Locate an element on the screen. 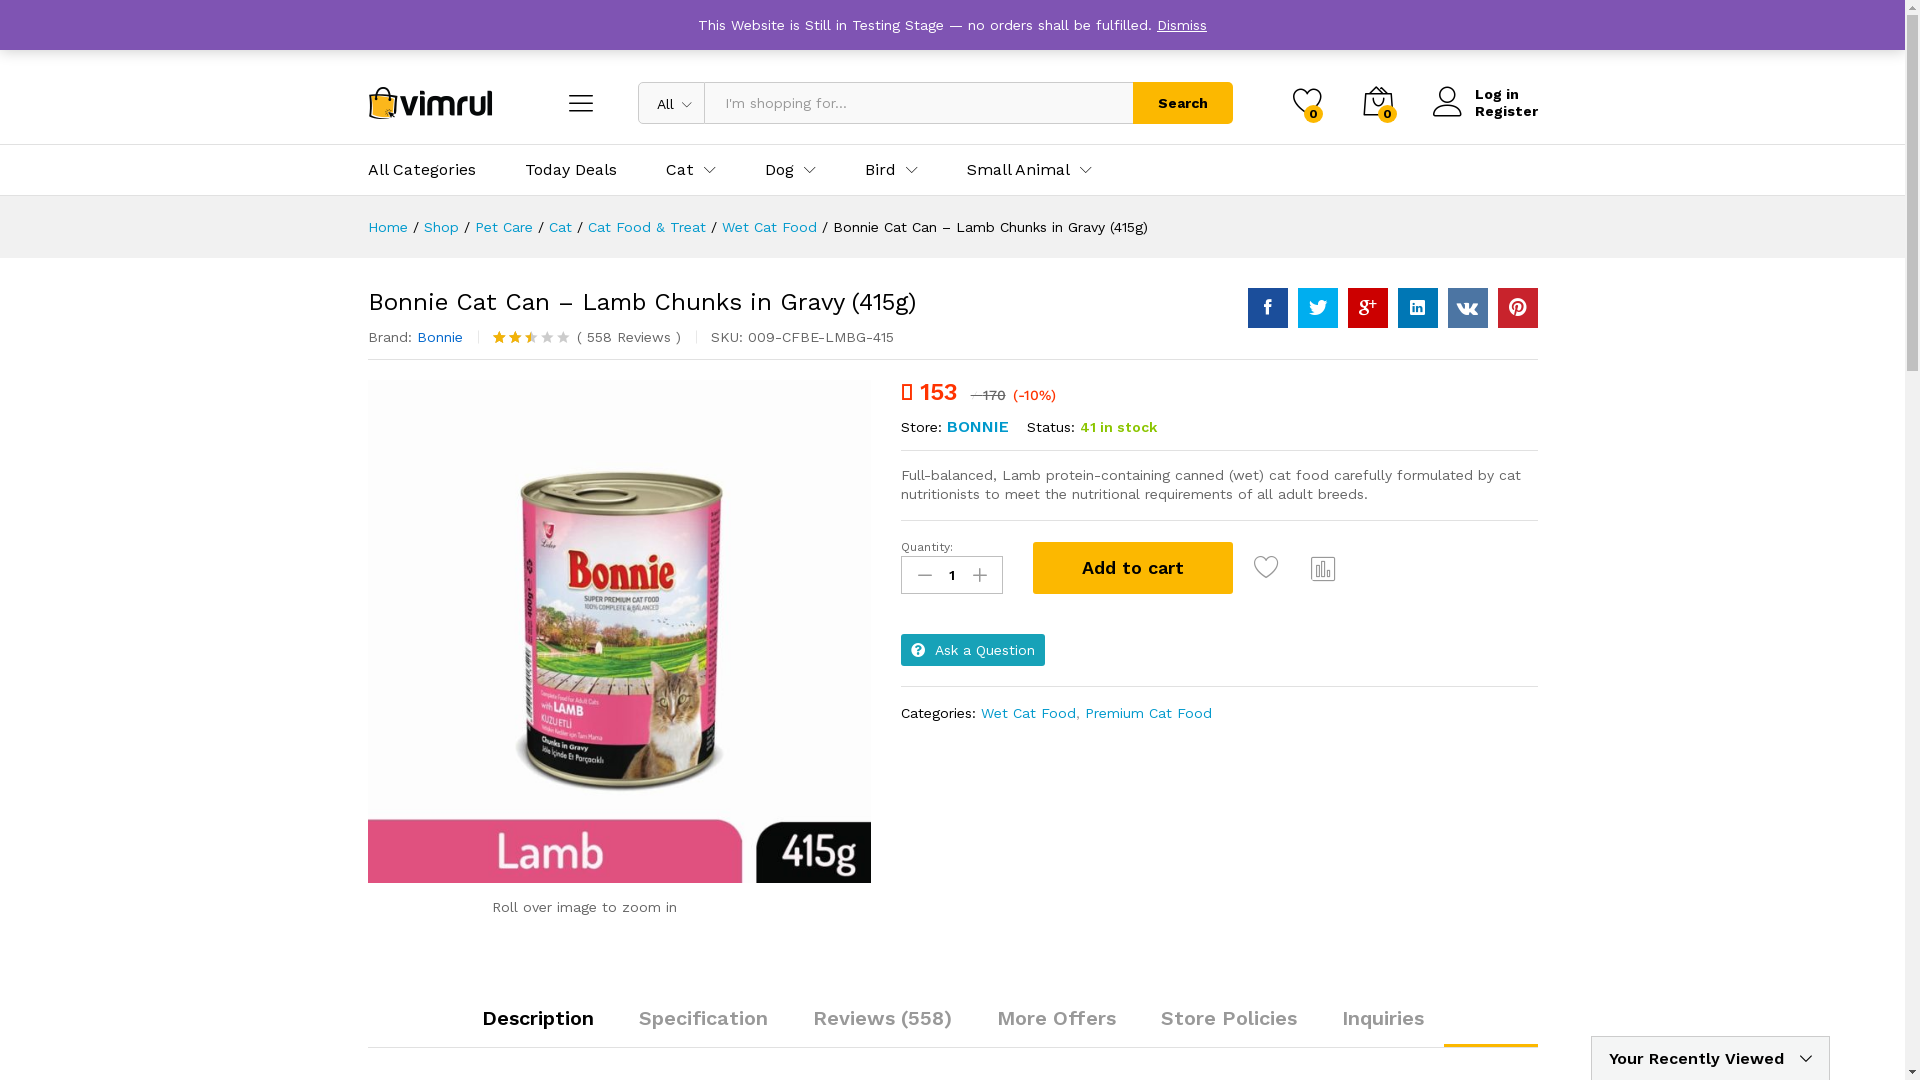 This screenshot has height=1080, width=1920. 'More Offers' is located at coordinates (1054, 1018).